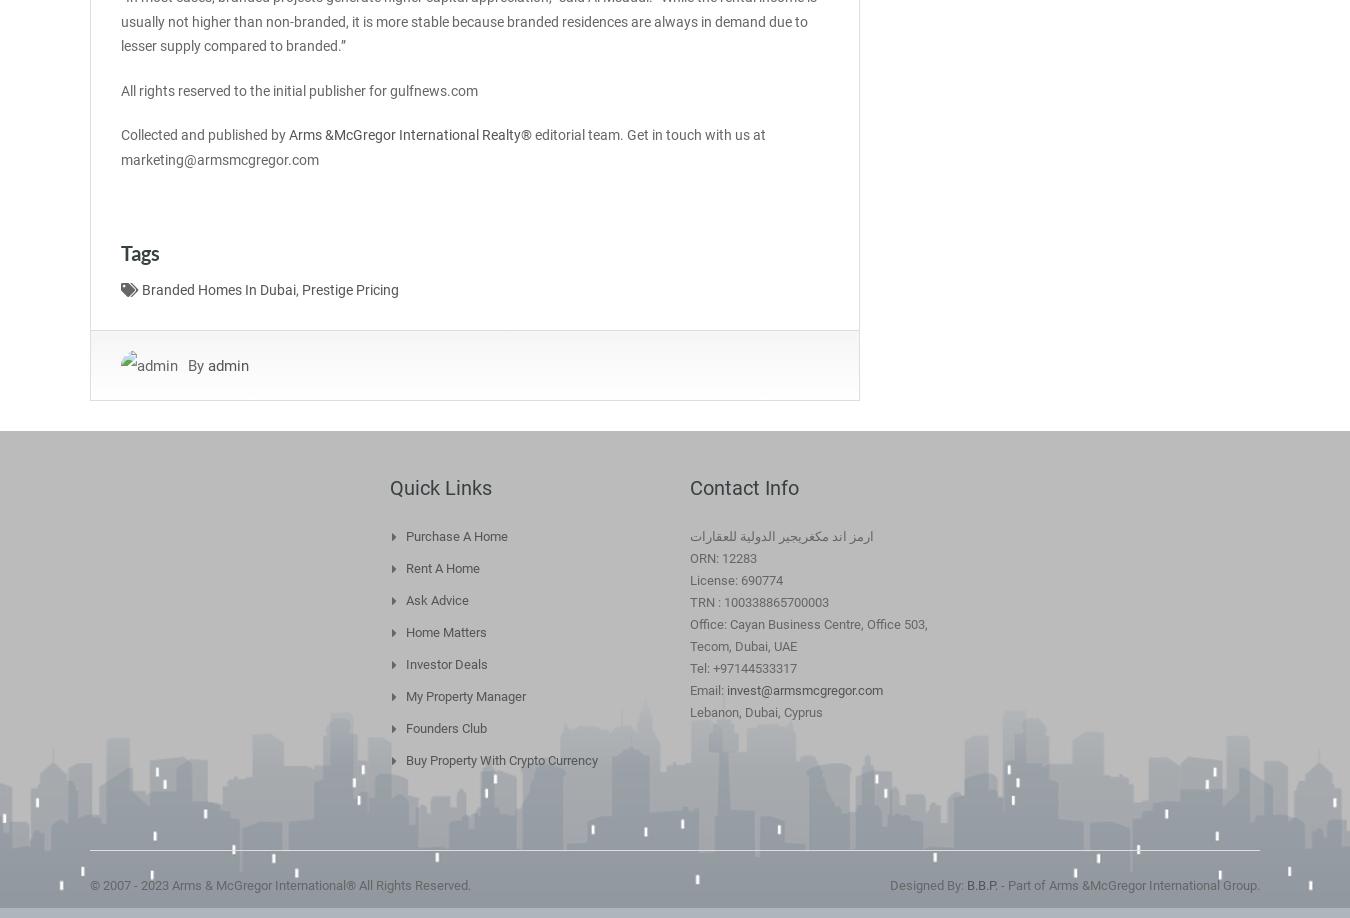 This screenshot has width=1350, height=918. Describe the element at coordinates (298, 287) in the screenshot. I see `','` at that location.